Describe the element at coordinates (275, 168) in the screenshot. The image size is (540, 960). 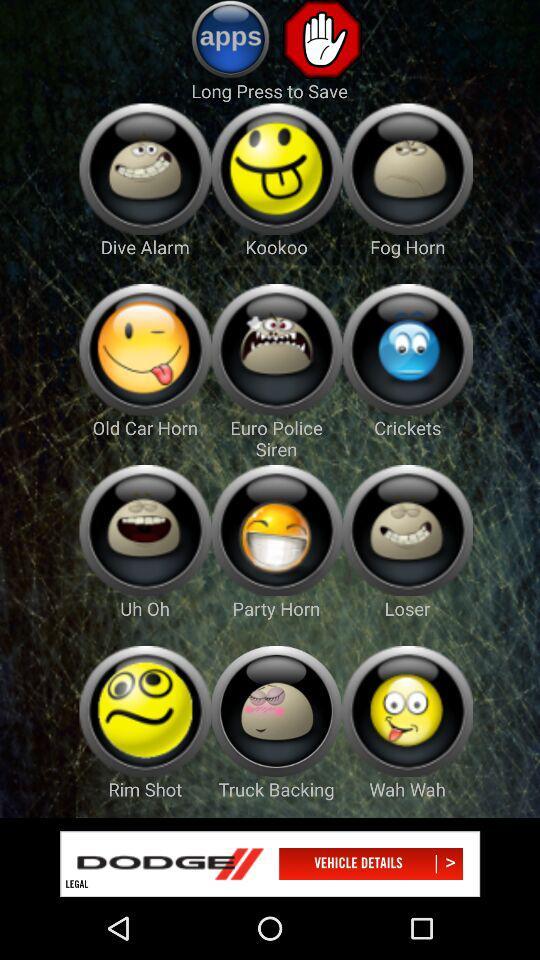
I see `ringtones` at that location.